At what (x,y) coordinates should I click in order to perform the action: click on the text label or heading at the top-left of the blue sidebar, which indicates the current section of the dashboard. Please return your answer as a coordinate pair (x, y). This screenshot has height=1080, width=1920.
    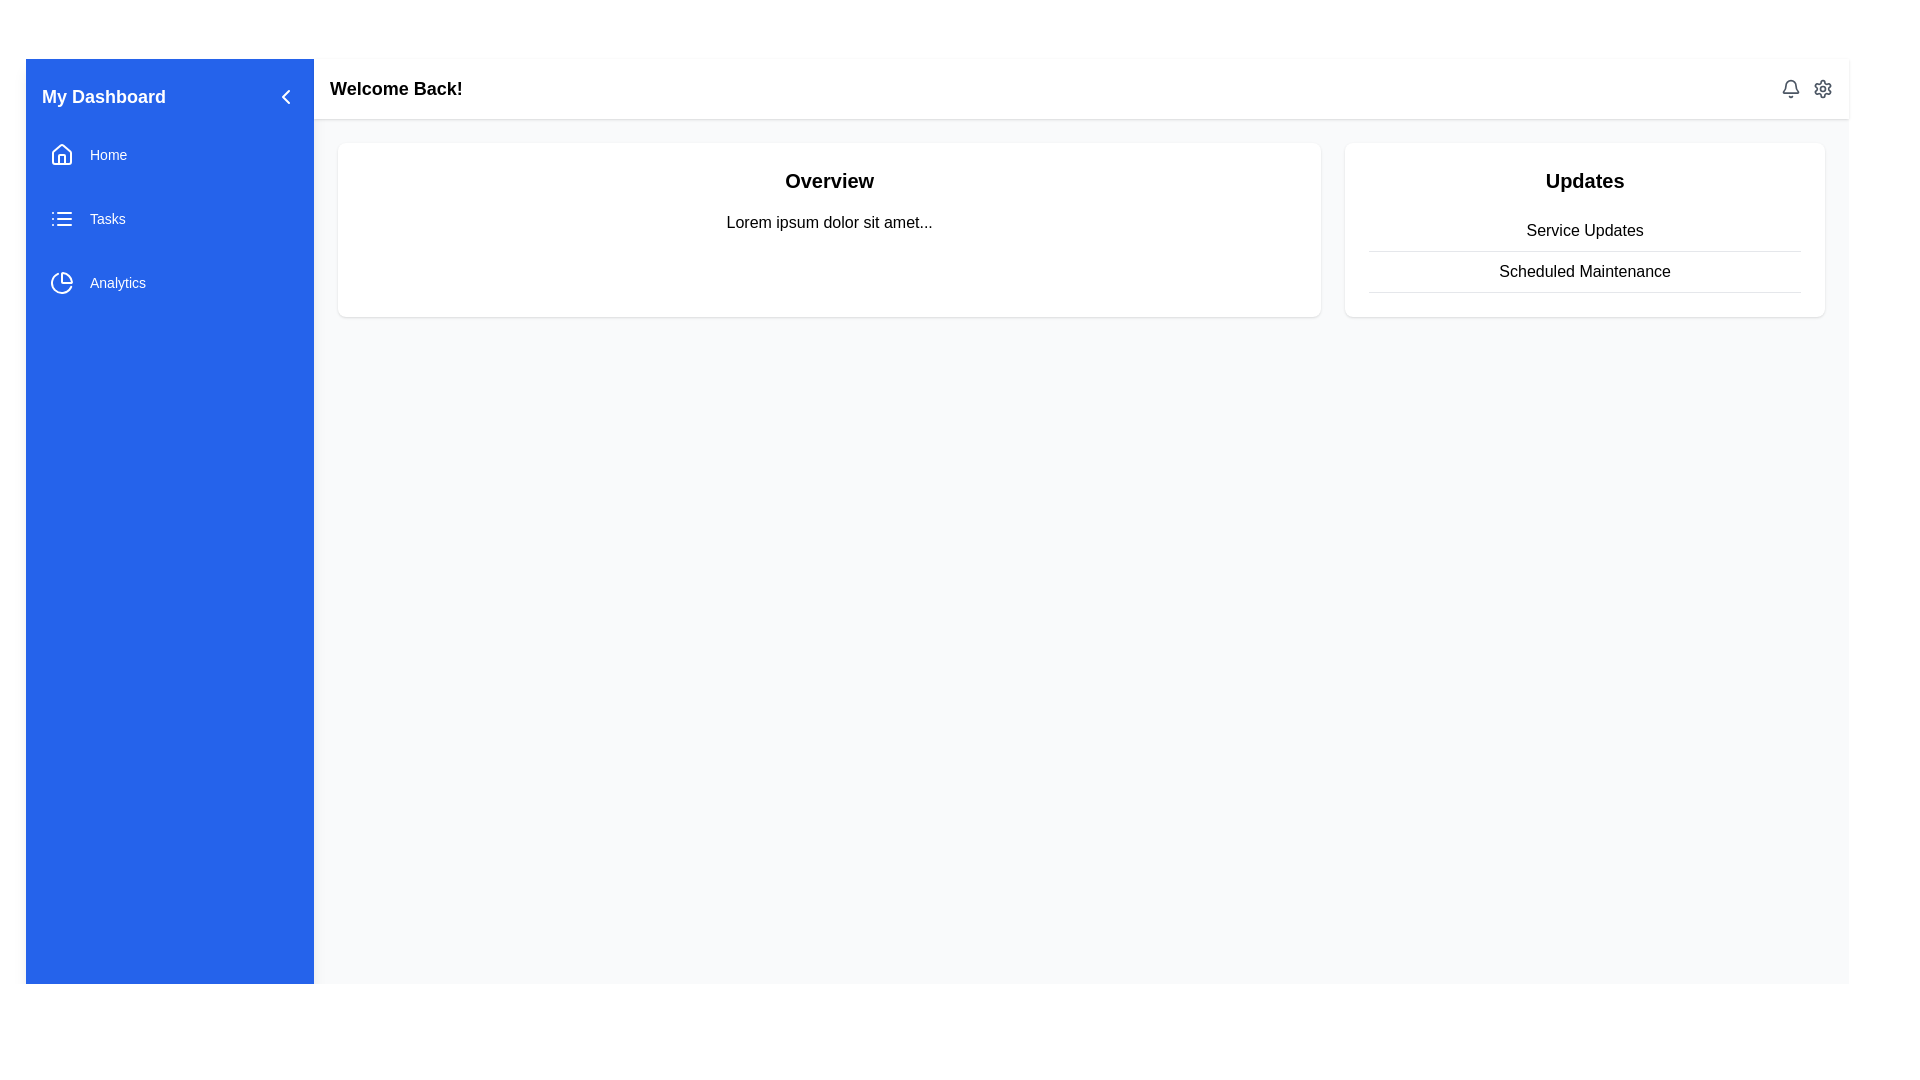
    Looking at the image, I should click on (103, 96).